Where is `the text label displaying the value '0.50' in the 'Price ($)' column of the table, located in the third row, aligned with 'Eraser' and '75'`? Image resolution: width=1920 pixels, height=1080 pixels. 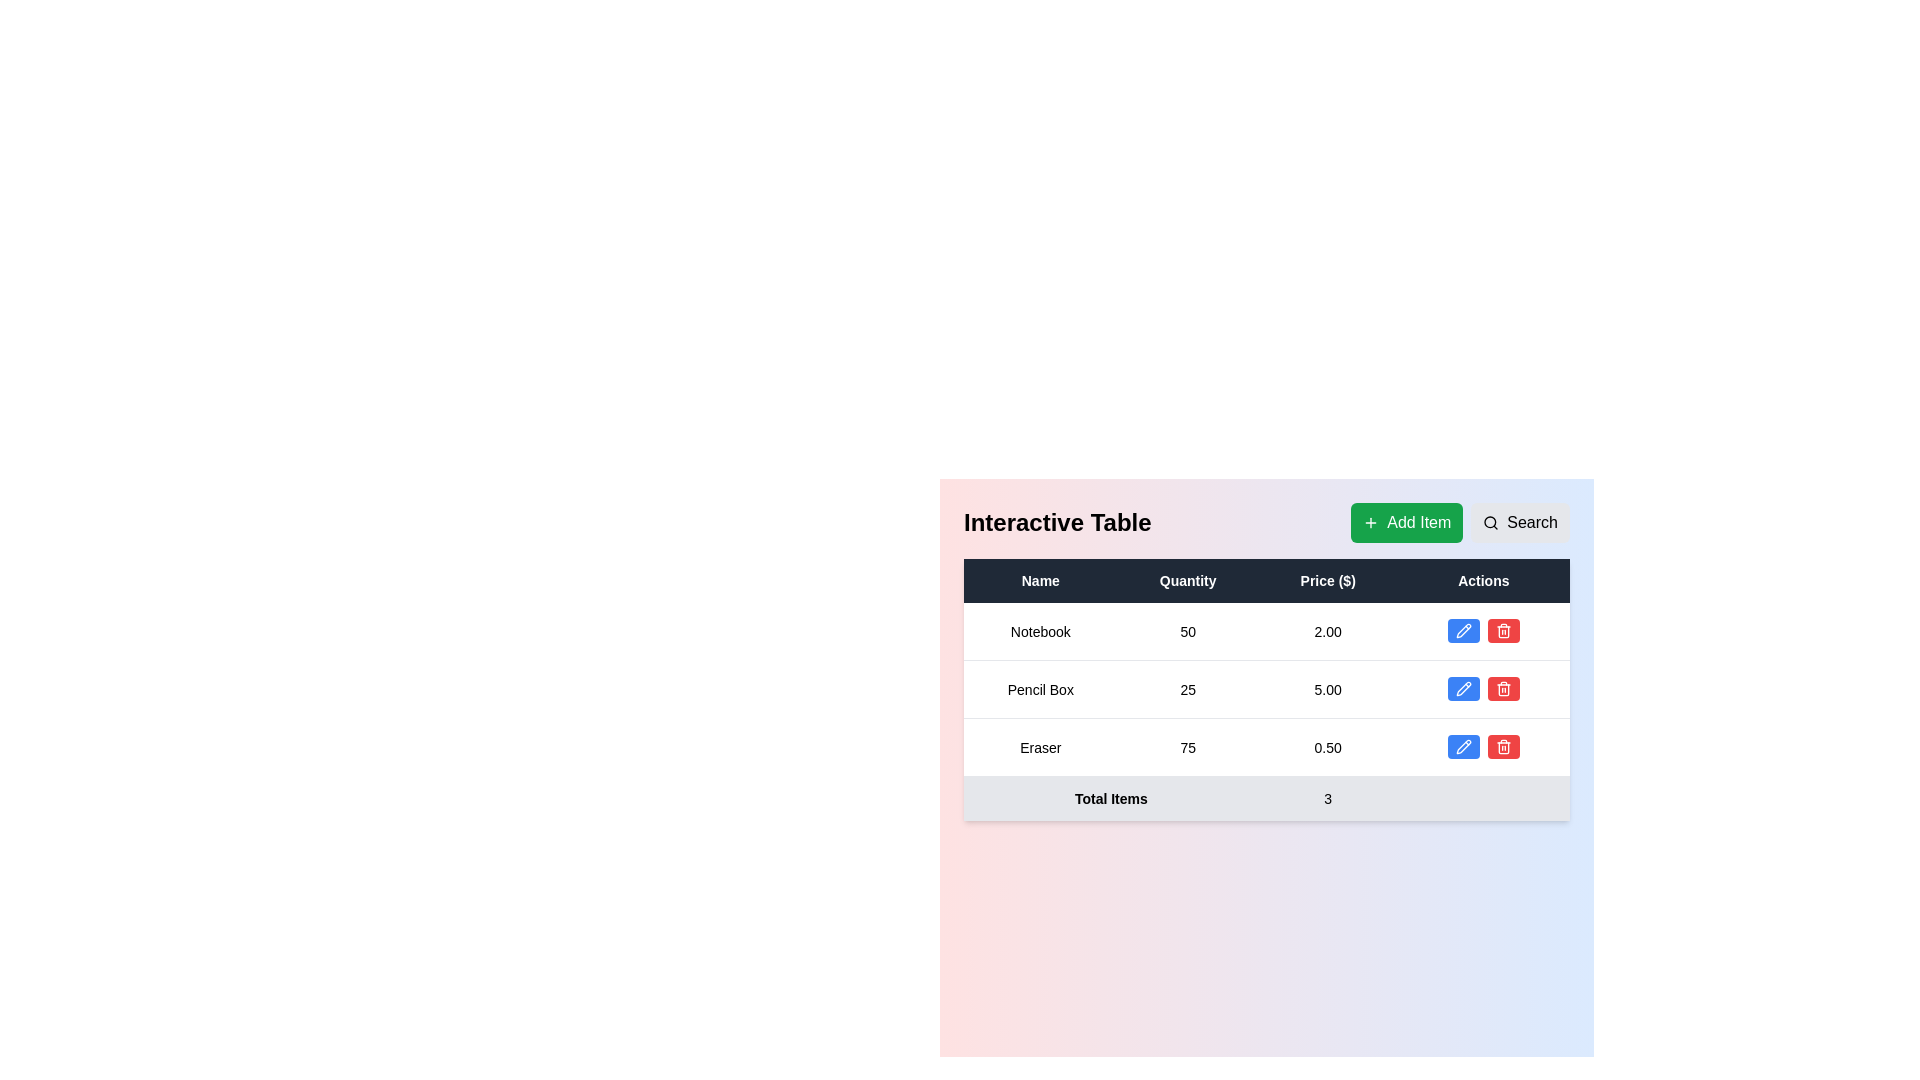
the text label displaying the value '0.50' in the 'Price ($)' column of the table, located in the third row, aligned with 'Eraser' and '75' is located at coordinates (1328, 747).